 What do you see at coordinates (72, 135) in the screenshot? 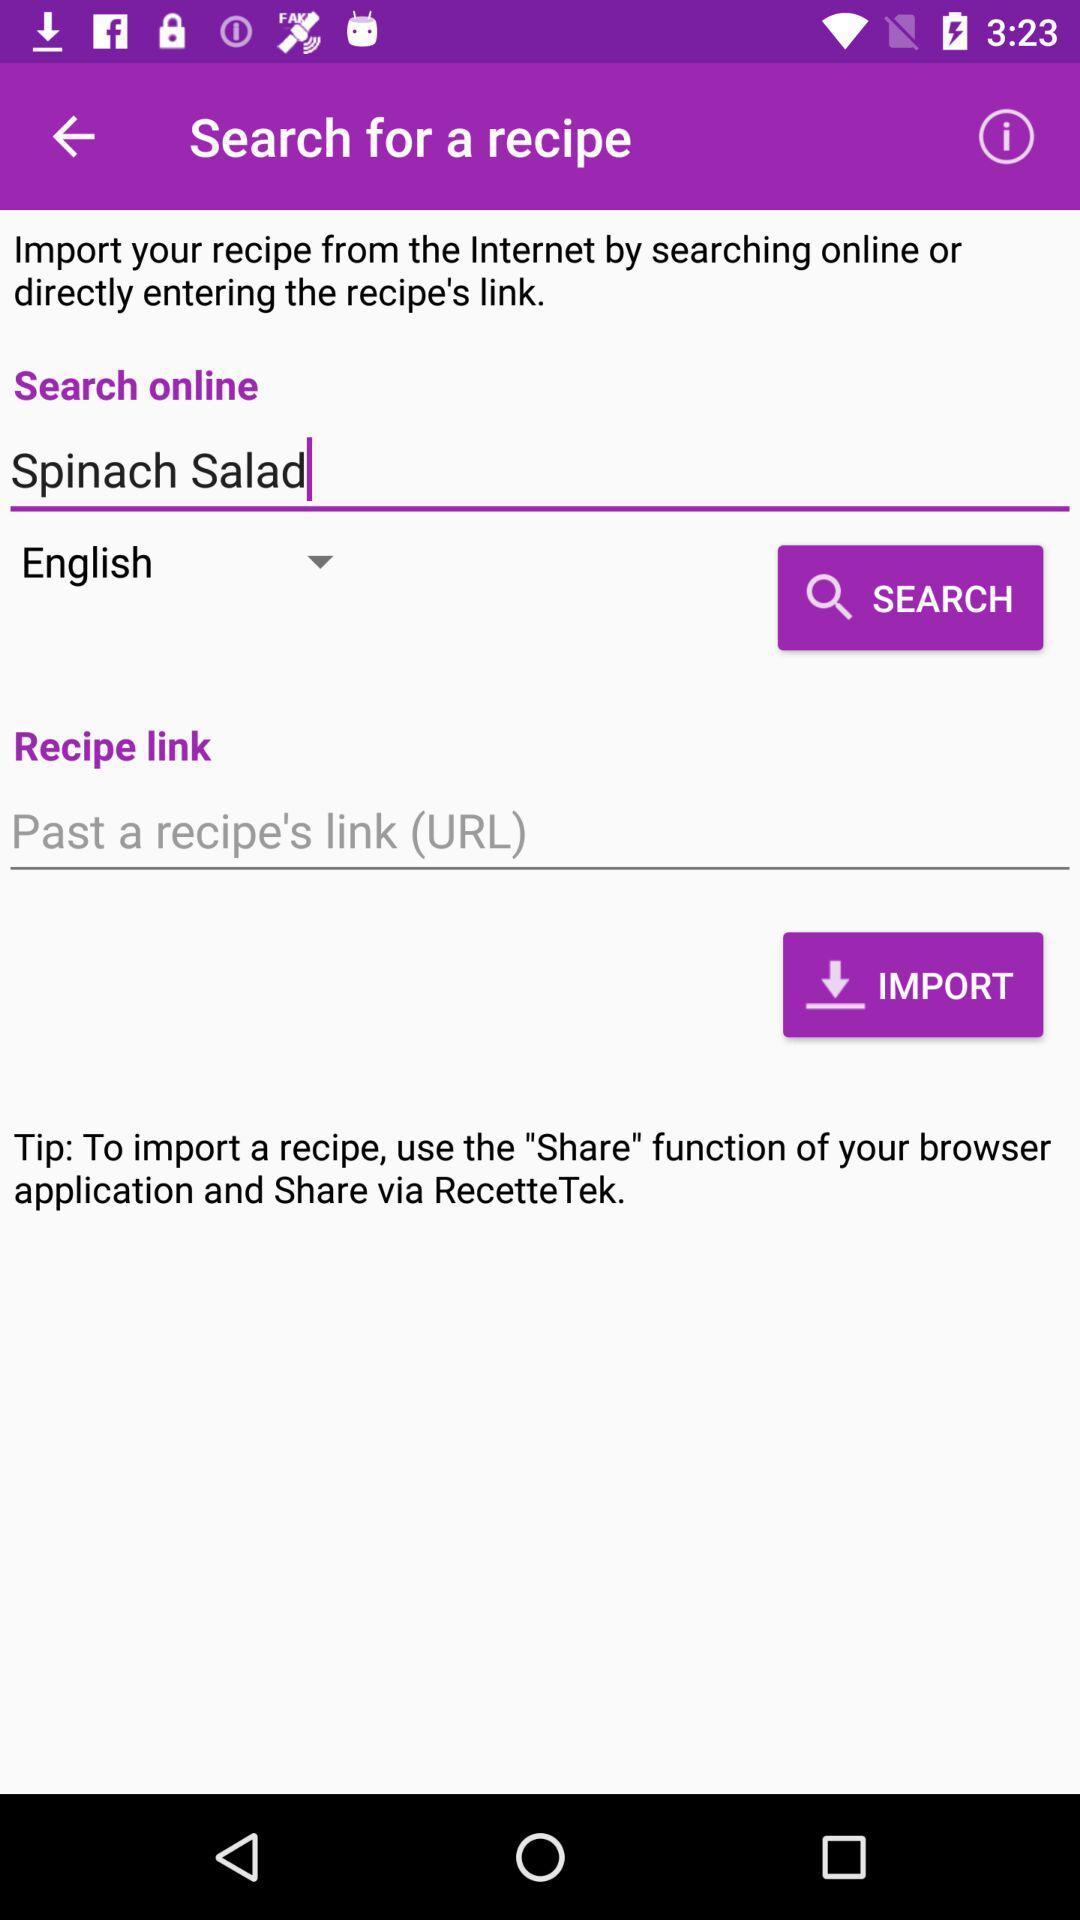
I see `the item above import your recipe item` at bounding box center [72, 135].